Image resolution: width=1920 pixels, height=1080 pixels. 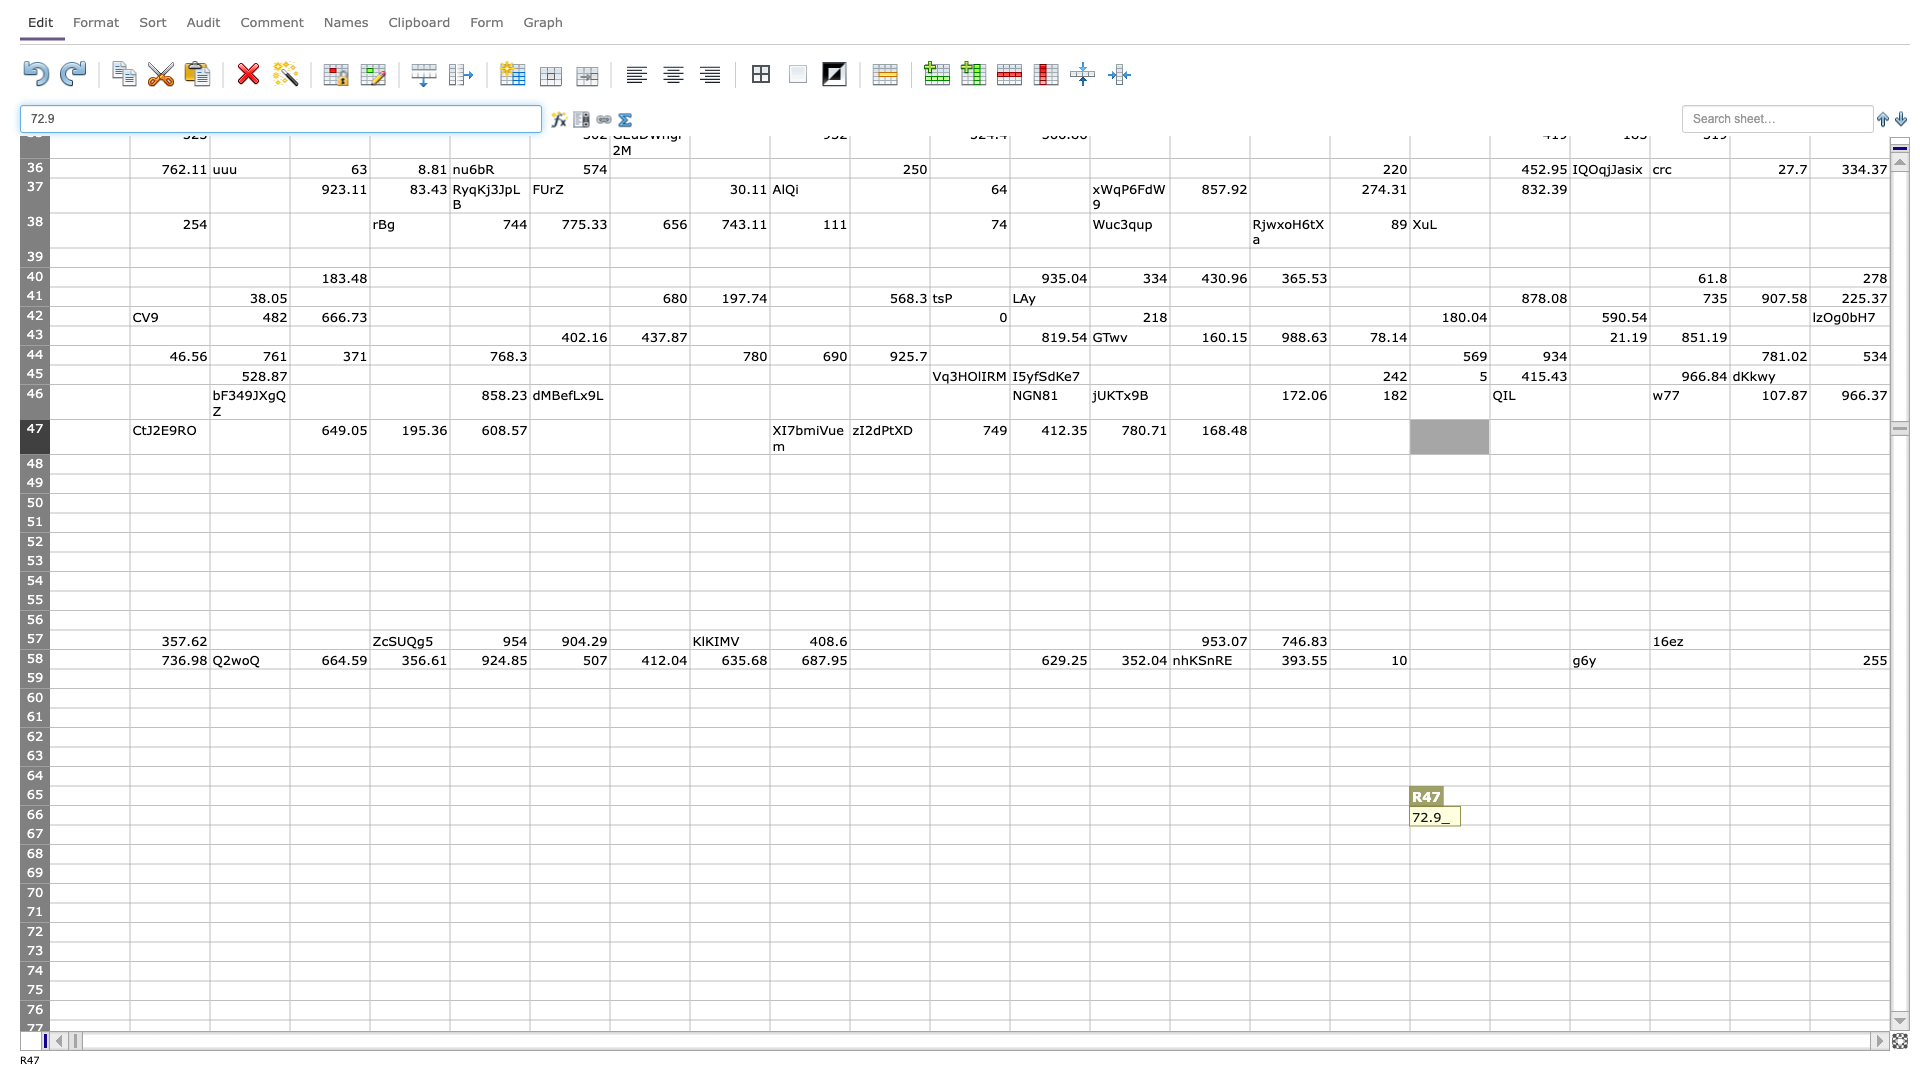 What do you see at coordinates (1568, 844) in the screenshot?
I see `Series fill point of cell S67` at bounding box center [1568, 844].